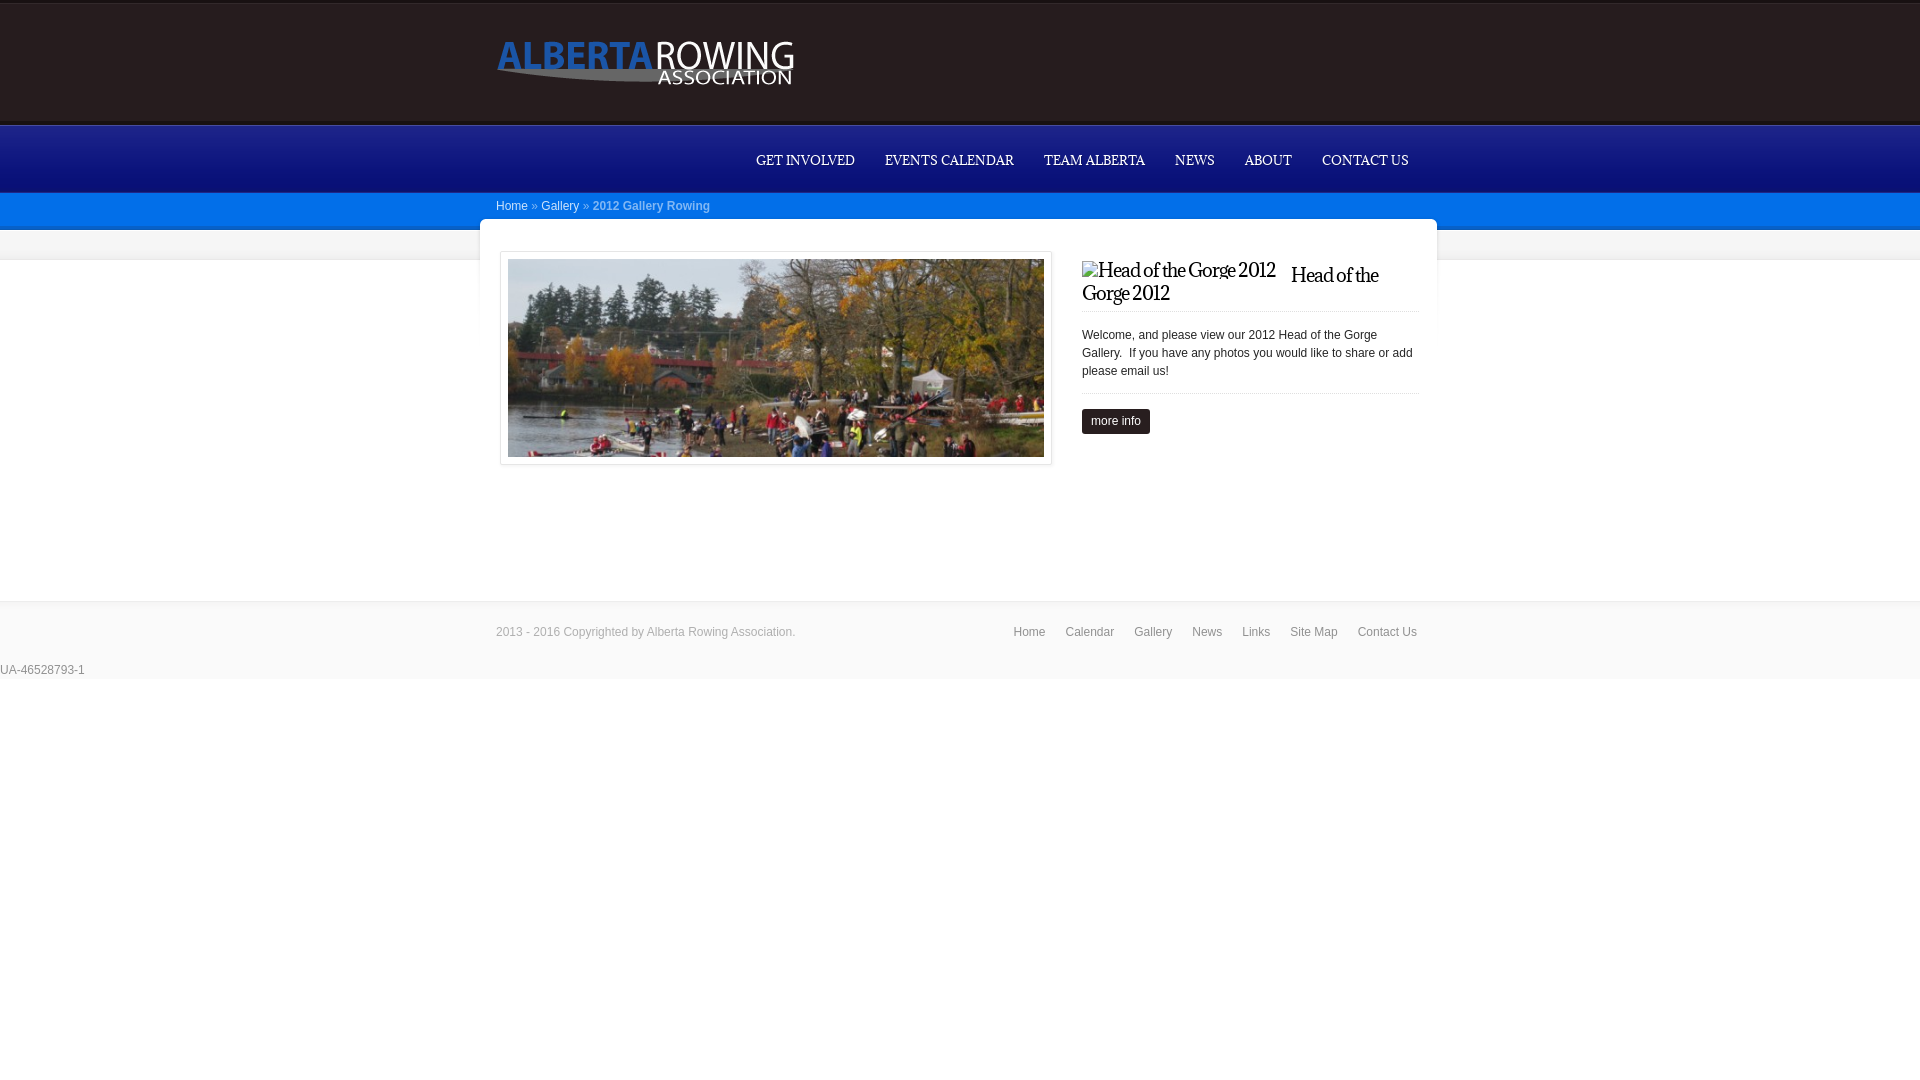 The height and width of the screenshot is (1080, 1920). What do you see at coordinates (1028, 631) in the screenshot?
I see `'Home'` at bounding box center [1028, 631].